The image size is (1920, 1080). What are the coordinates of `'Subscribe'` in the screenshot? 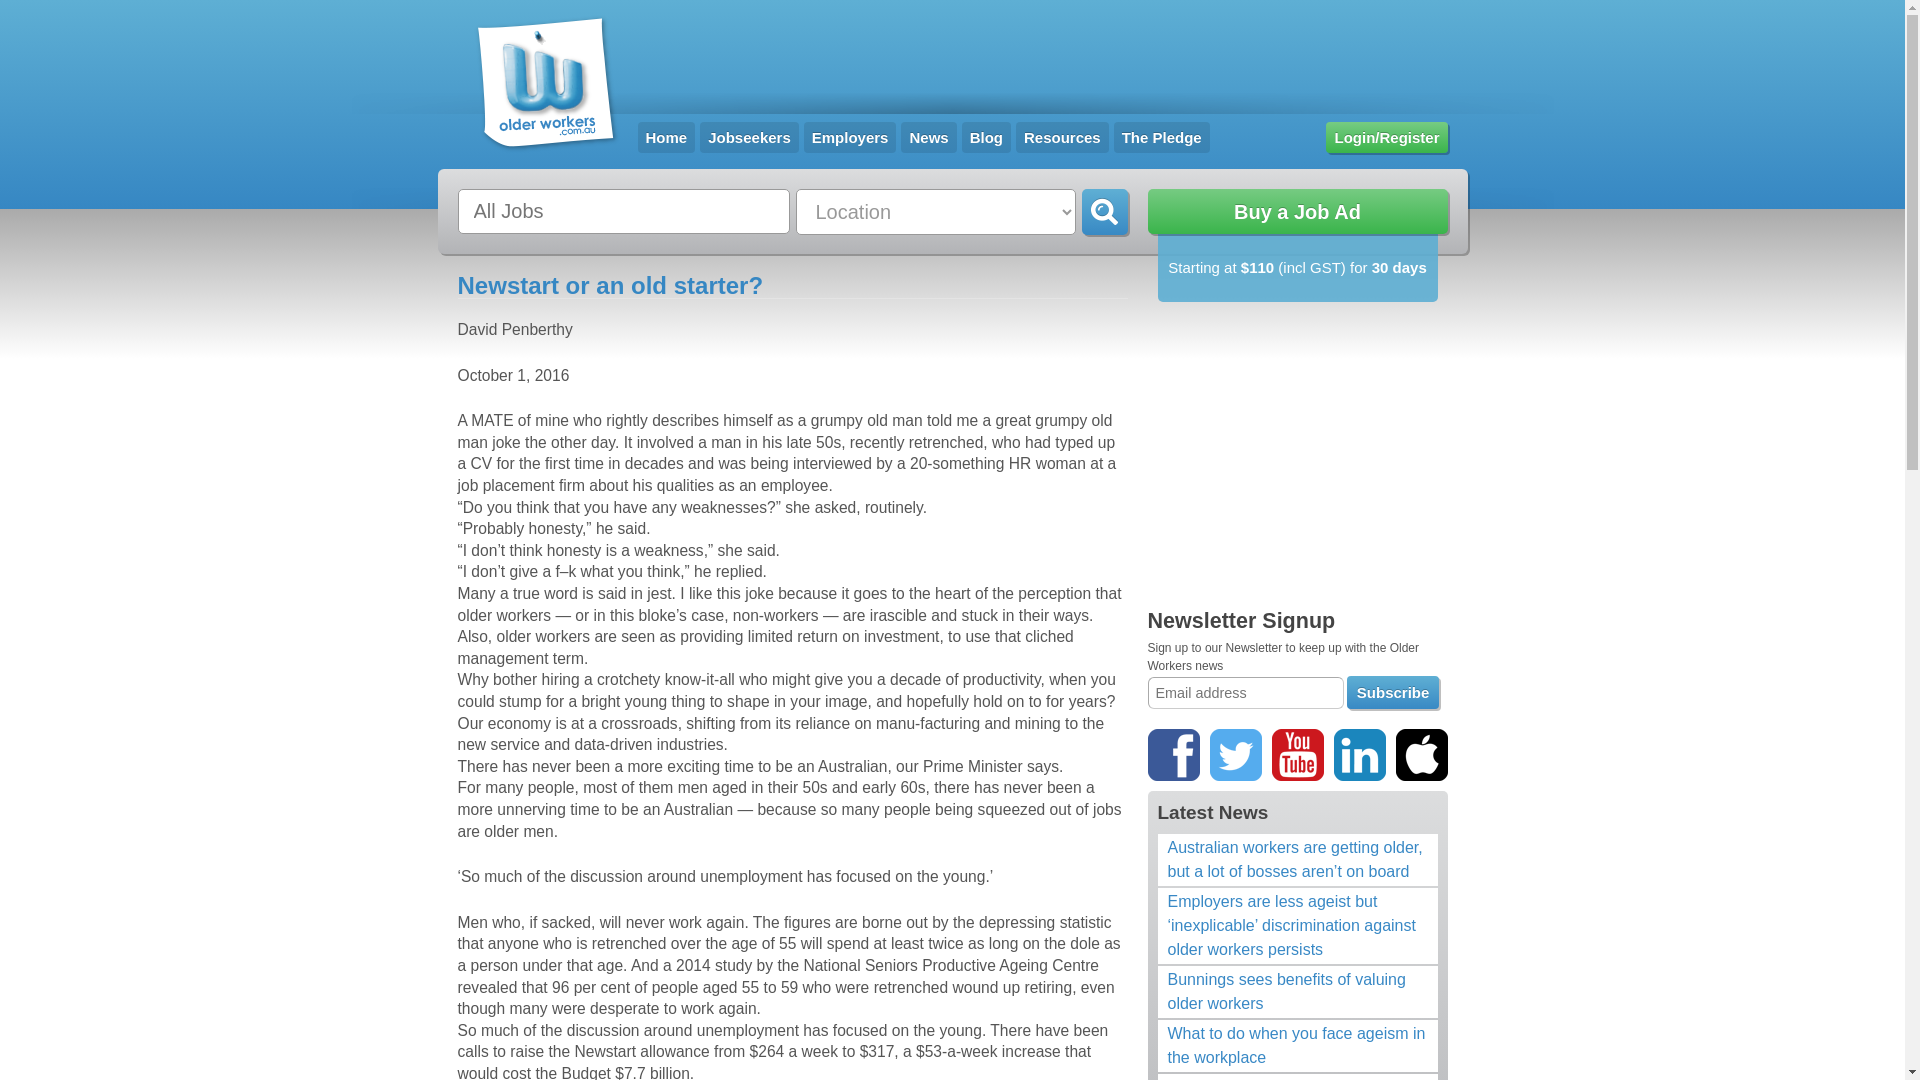 It's located at (1392, 691).